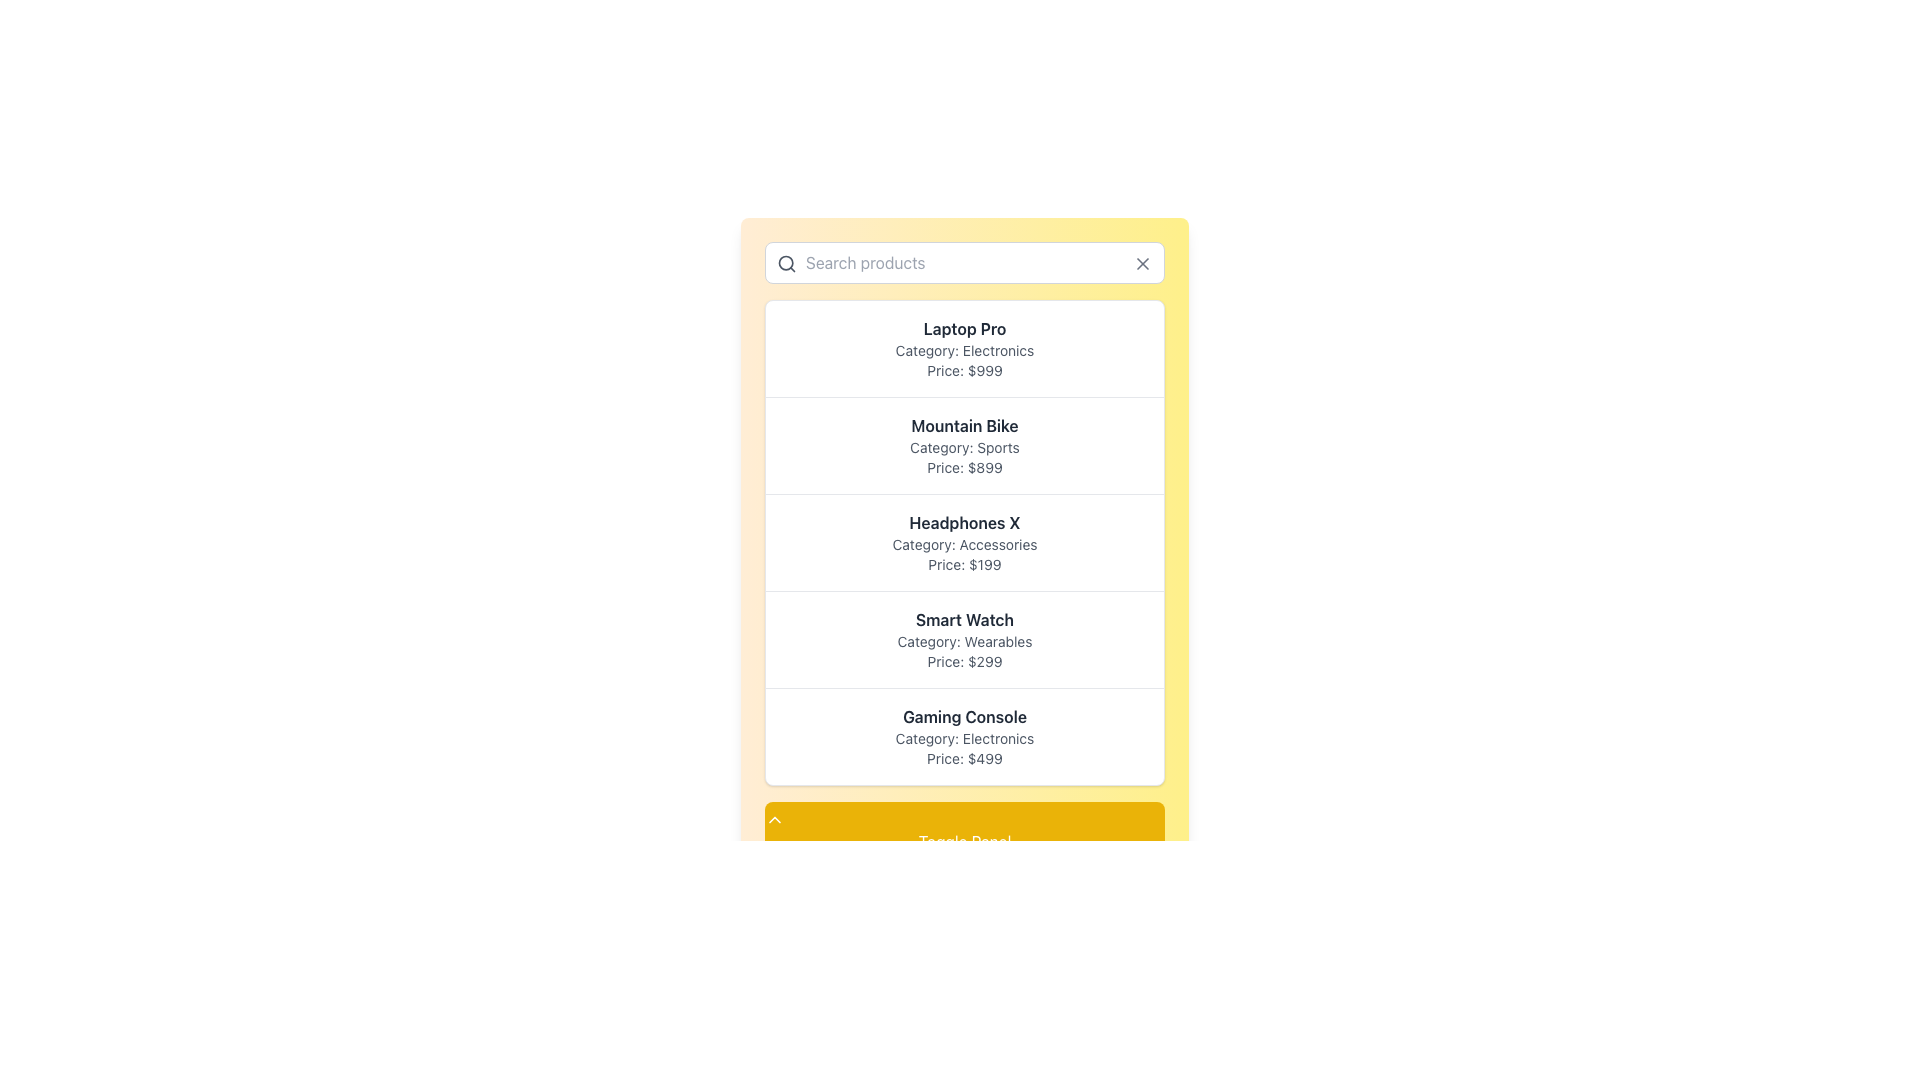 The image size is (1920, 1080). I want to click on text content of the text label displaying 'Price: $899', which is styled in gray and positioned below the 'Category: Sports' text within the 'Mountain Bike' product section, so click(964, 467).